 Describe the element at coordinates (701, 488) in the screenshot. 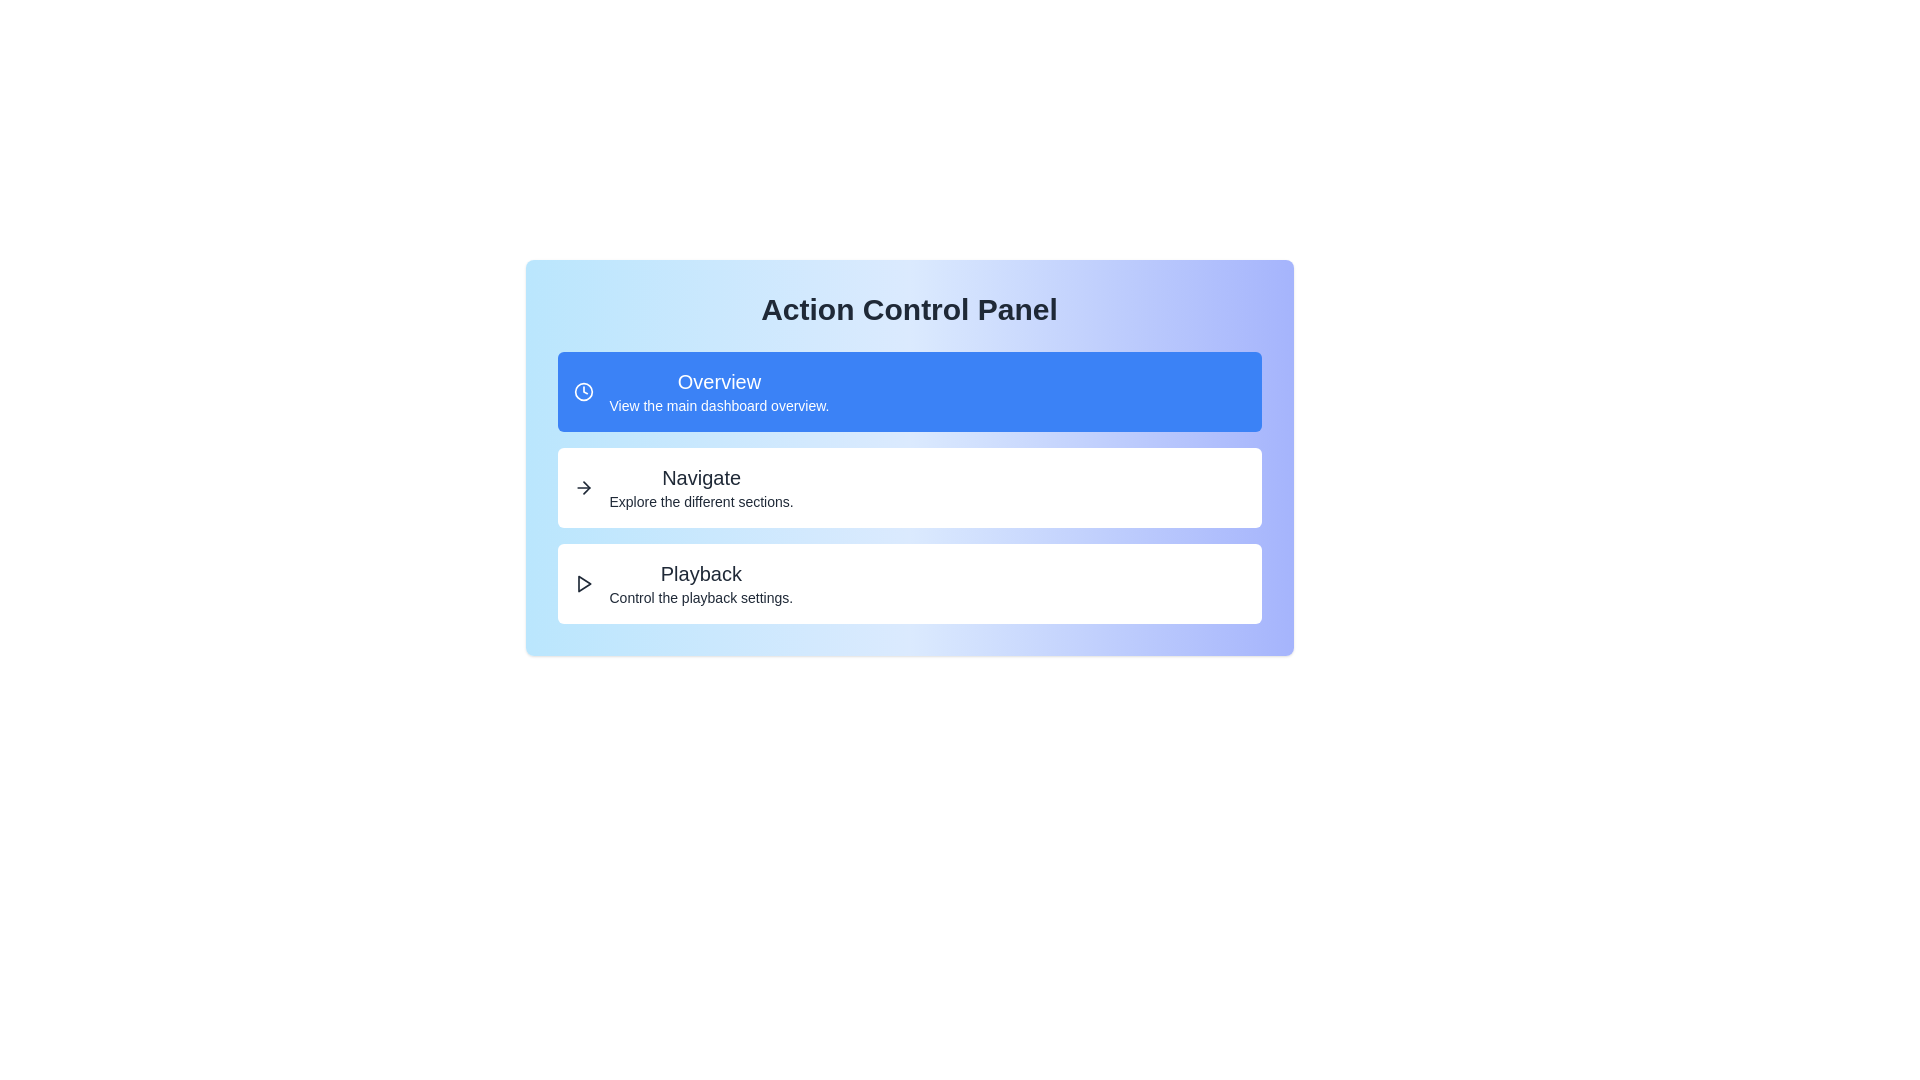

I see `the 'Navigate' text block, which contains the lines 'Navigate' in bold and 'Explore the different sections.' in regular font, located in the middle section of the blue gradient panel` at that location.